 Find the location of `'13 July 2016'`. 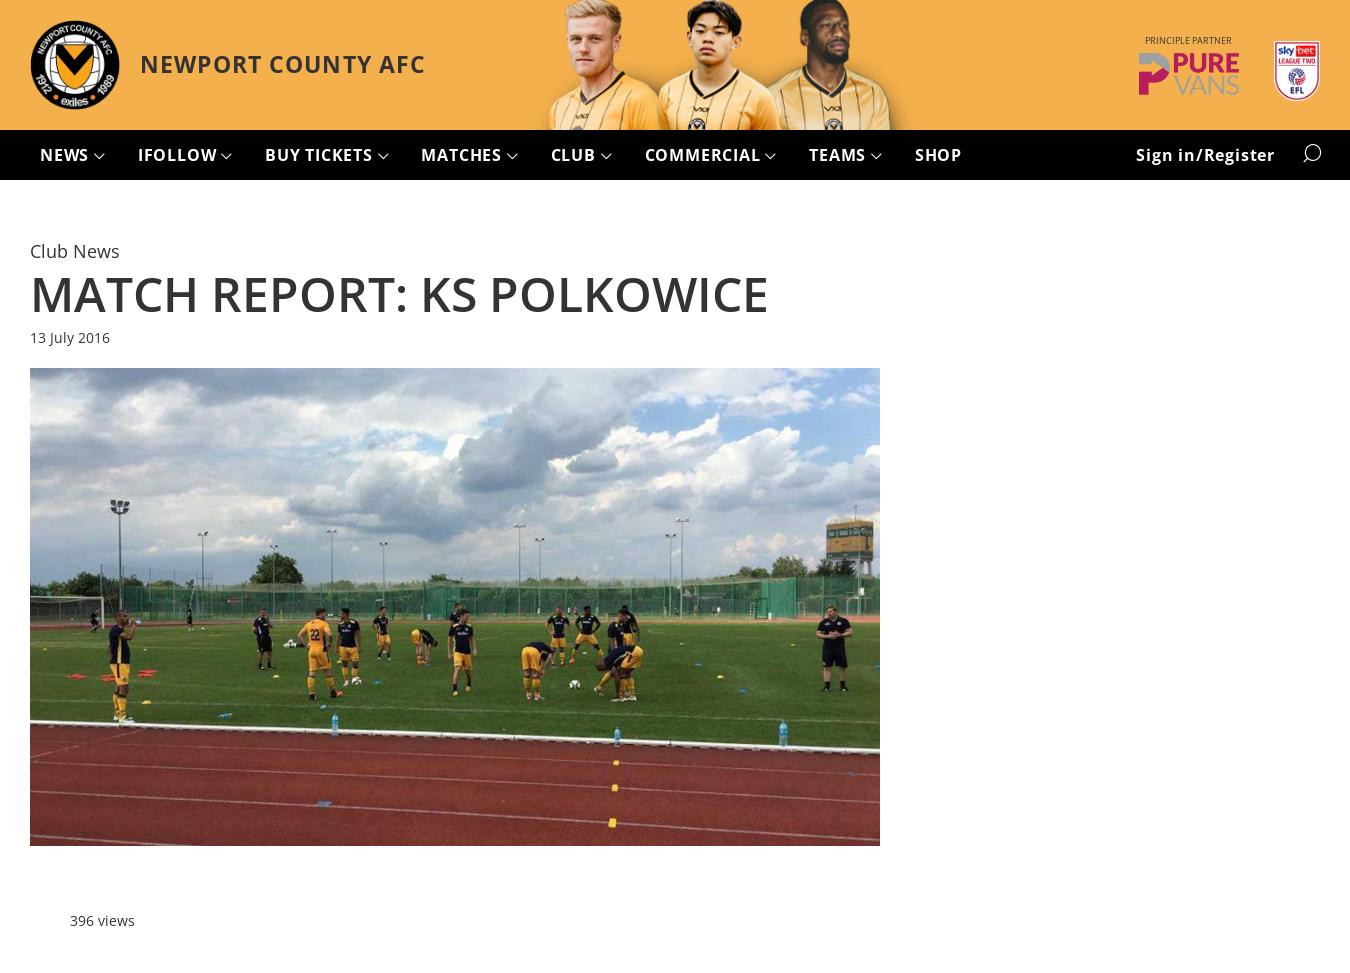

'13 July 2016' is located at coordinates (69, 336).